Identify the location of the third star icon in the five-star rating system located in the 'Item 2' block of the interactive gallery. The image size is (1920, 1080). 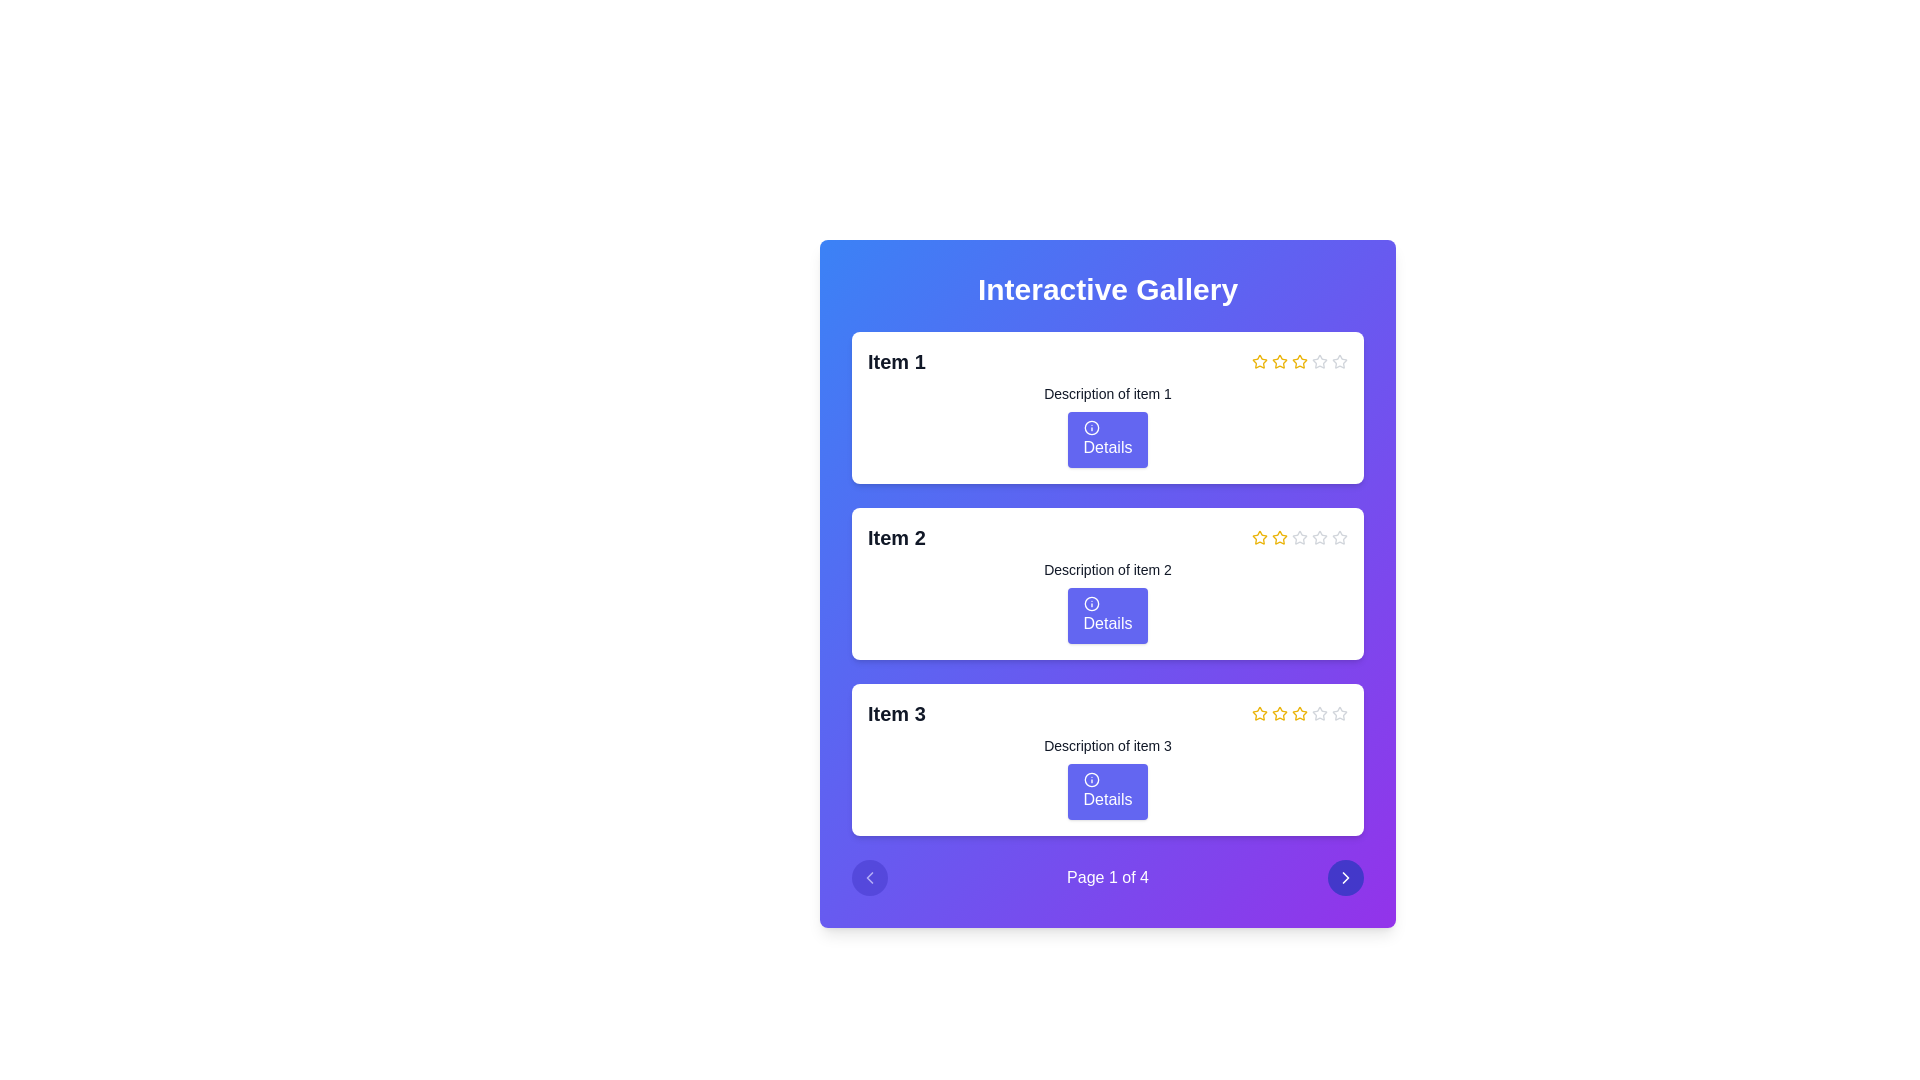
(1300, 536).